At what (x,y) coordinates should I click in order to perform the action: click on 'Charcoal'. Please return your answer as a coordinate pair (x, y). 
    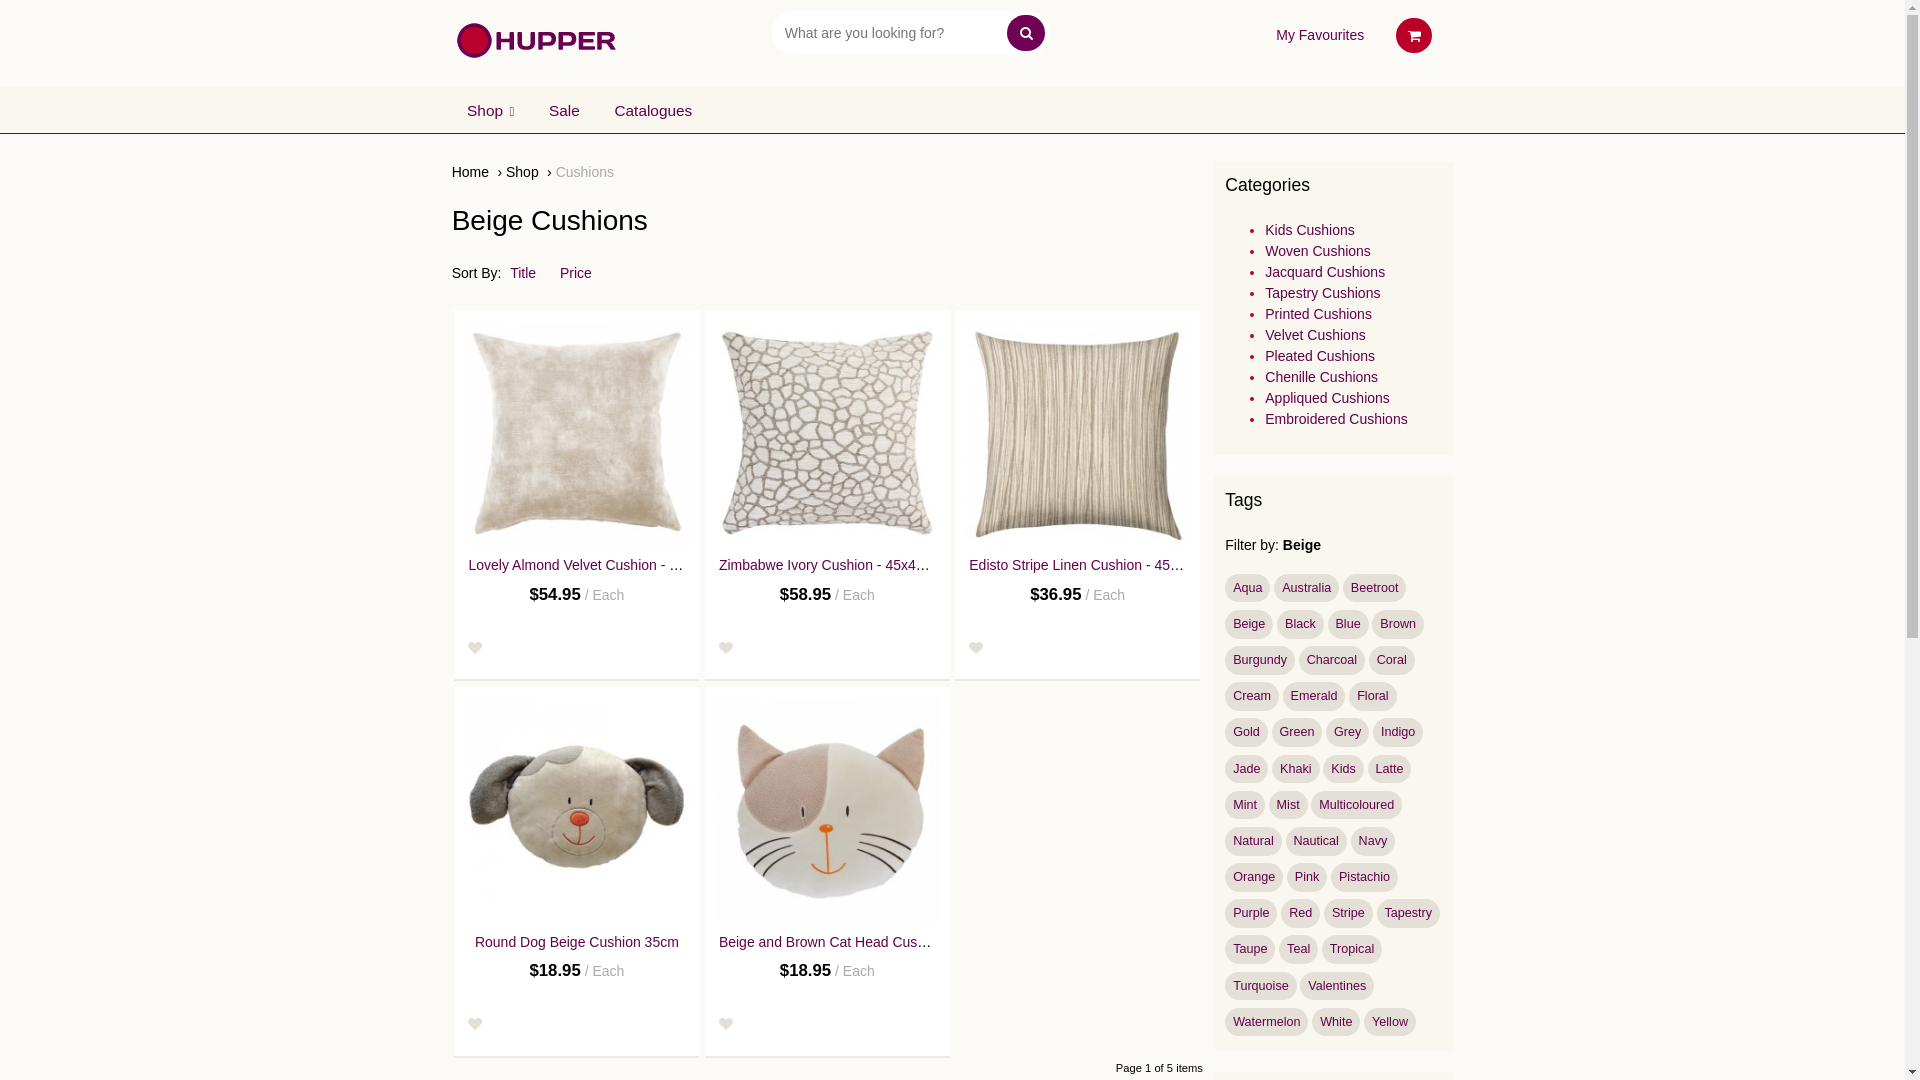
    Looking at the image, I should click on (1331, 660).